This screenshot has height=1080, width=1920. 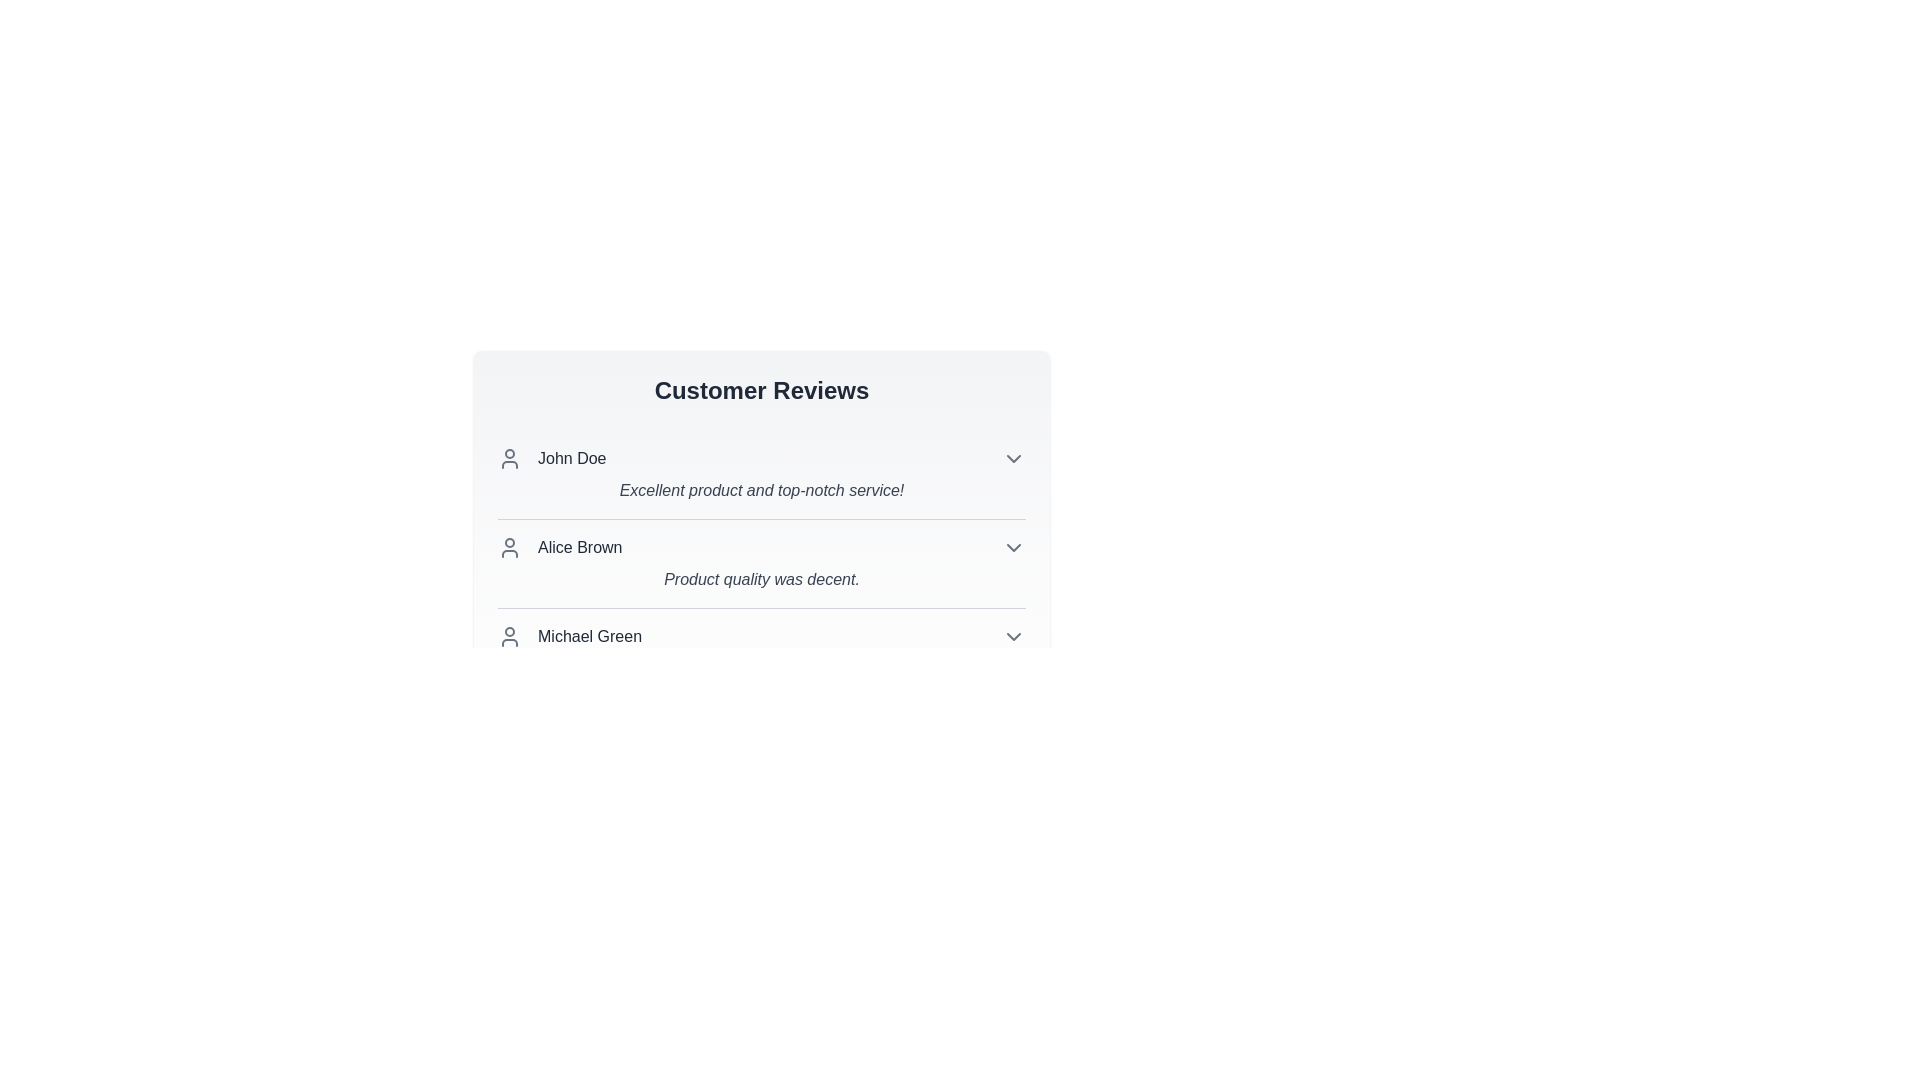 I want to click on the chevron icon to expand or collapse the review details for John Doe, so click(x=1013, y=459).